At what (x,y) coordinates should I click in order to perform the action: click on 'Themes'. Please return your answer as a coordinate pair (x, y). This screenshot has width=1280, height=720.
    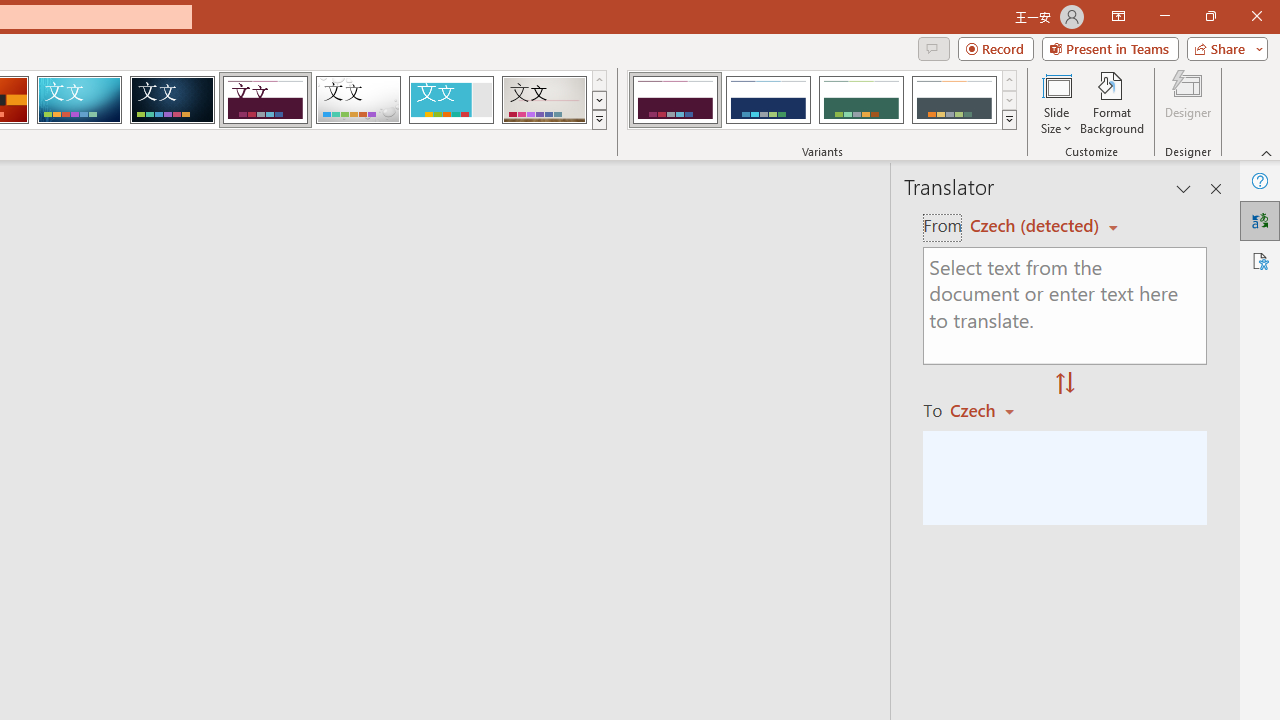
    Looking at the image, I should click on (598, 120).